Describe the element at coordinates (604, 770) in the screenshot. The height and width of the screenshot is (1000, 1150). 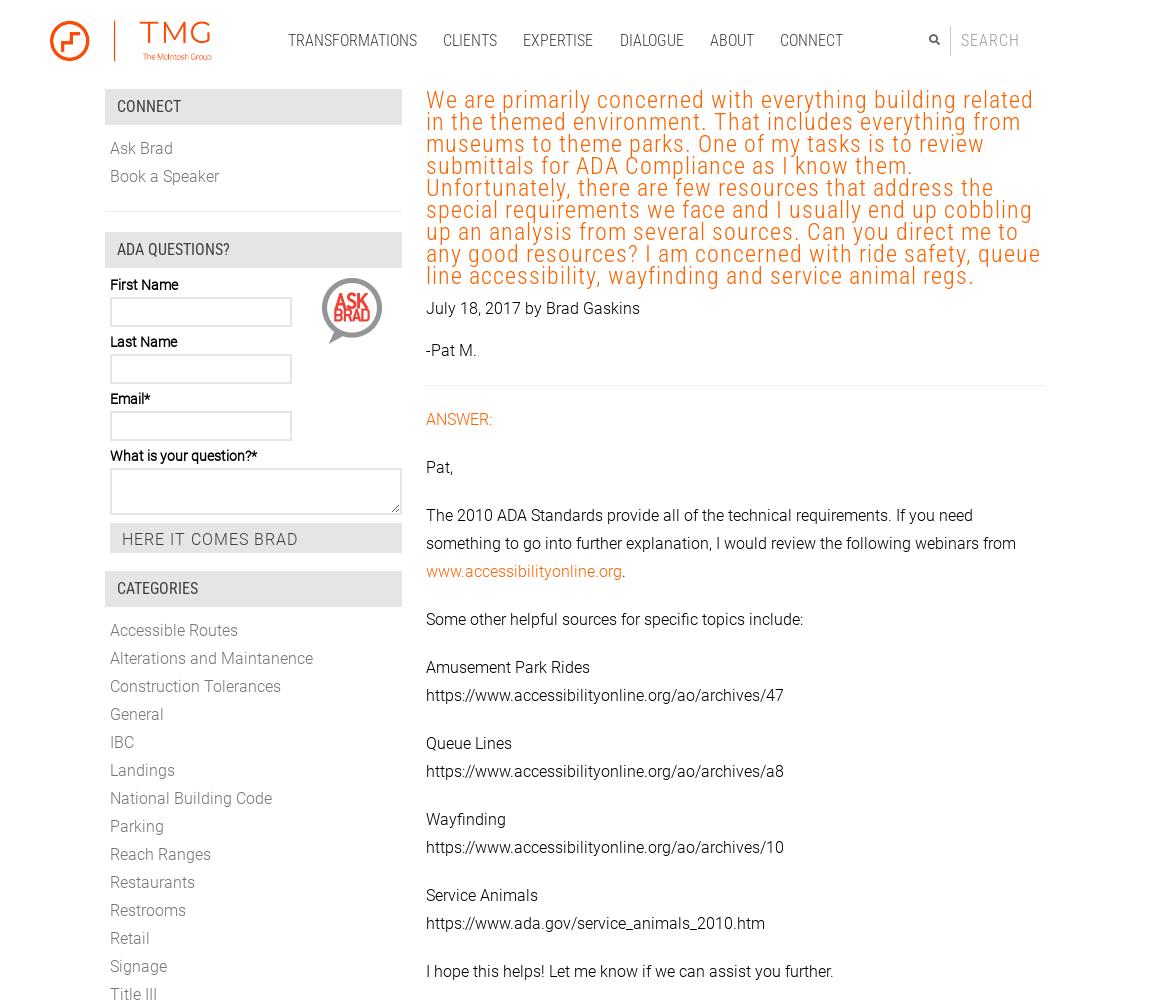
I see `'https://www.accessibilityonline.org/ao/archives/a8'` at that location.